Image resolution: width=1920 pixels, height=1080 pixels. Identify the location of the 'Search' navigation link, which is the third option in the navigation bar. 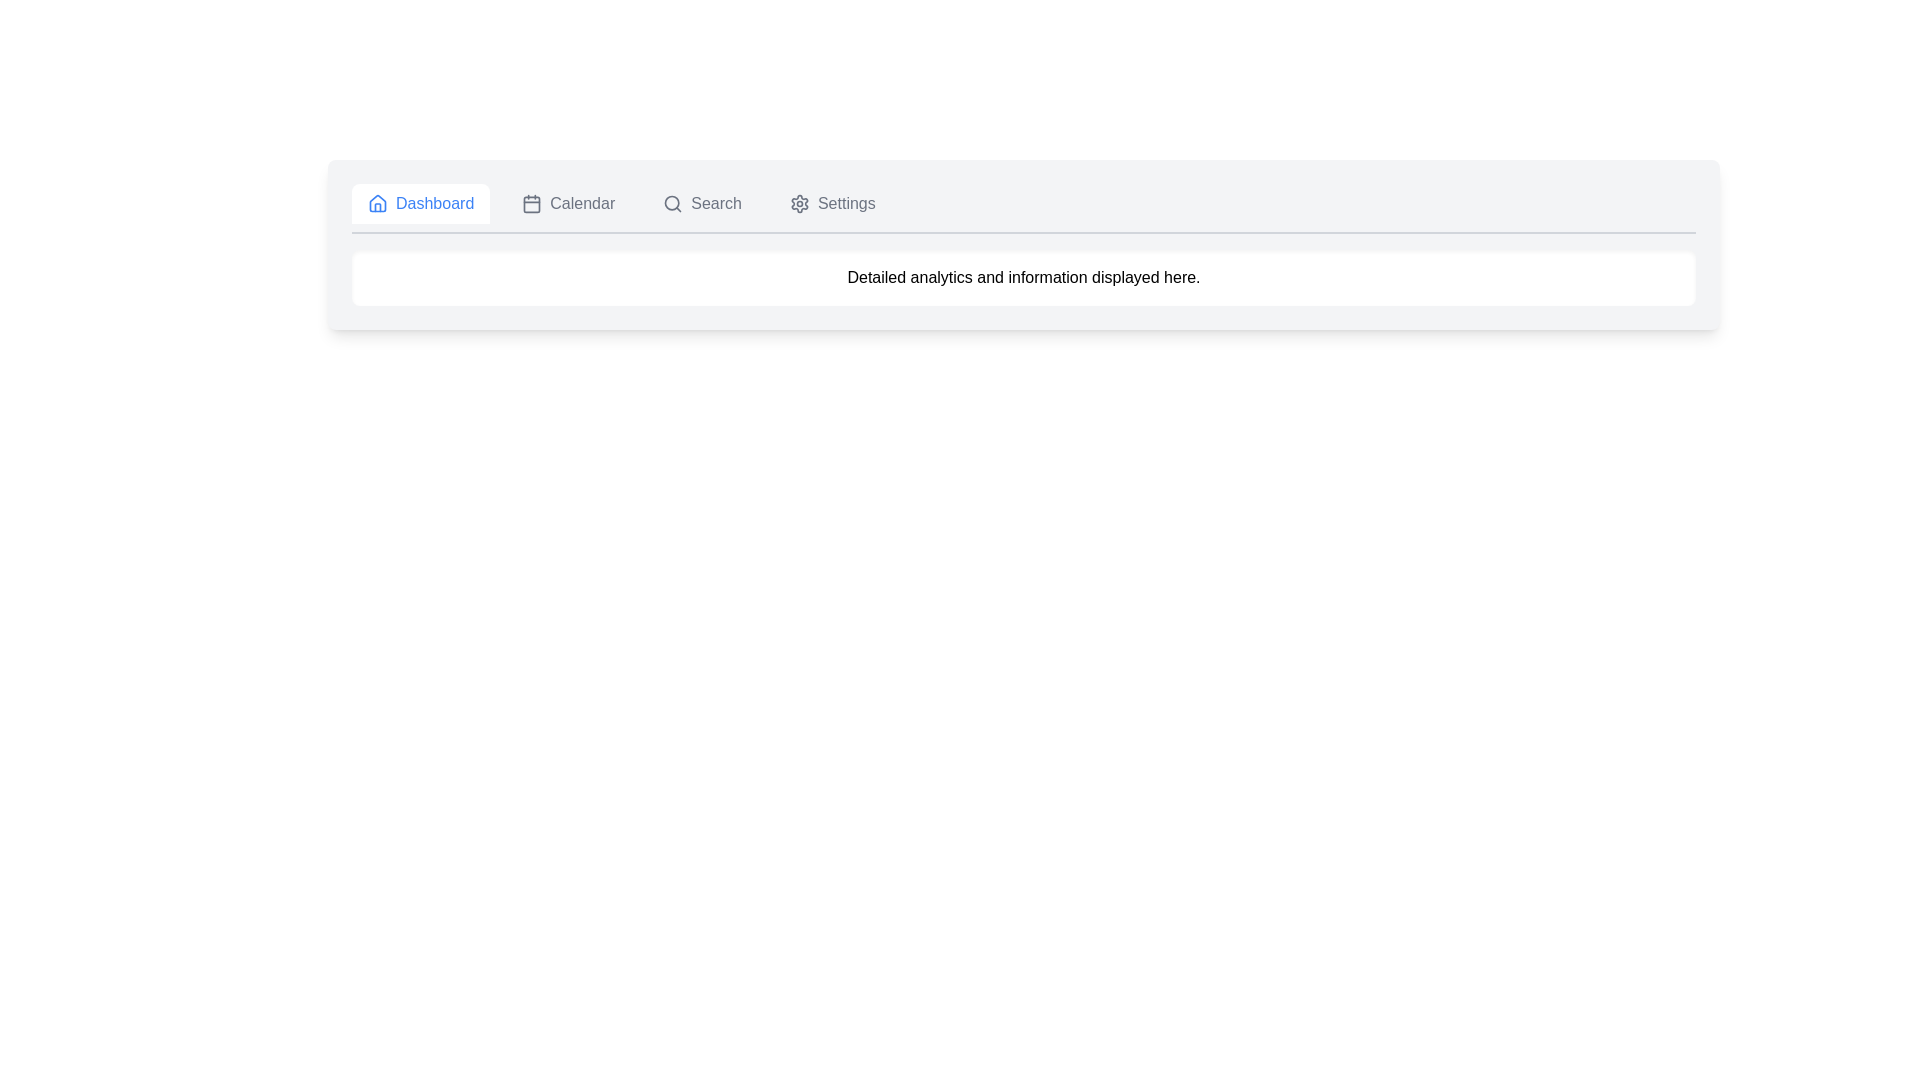
(702, 204).